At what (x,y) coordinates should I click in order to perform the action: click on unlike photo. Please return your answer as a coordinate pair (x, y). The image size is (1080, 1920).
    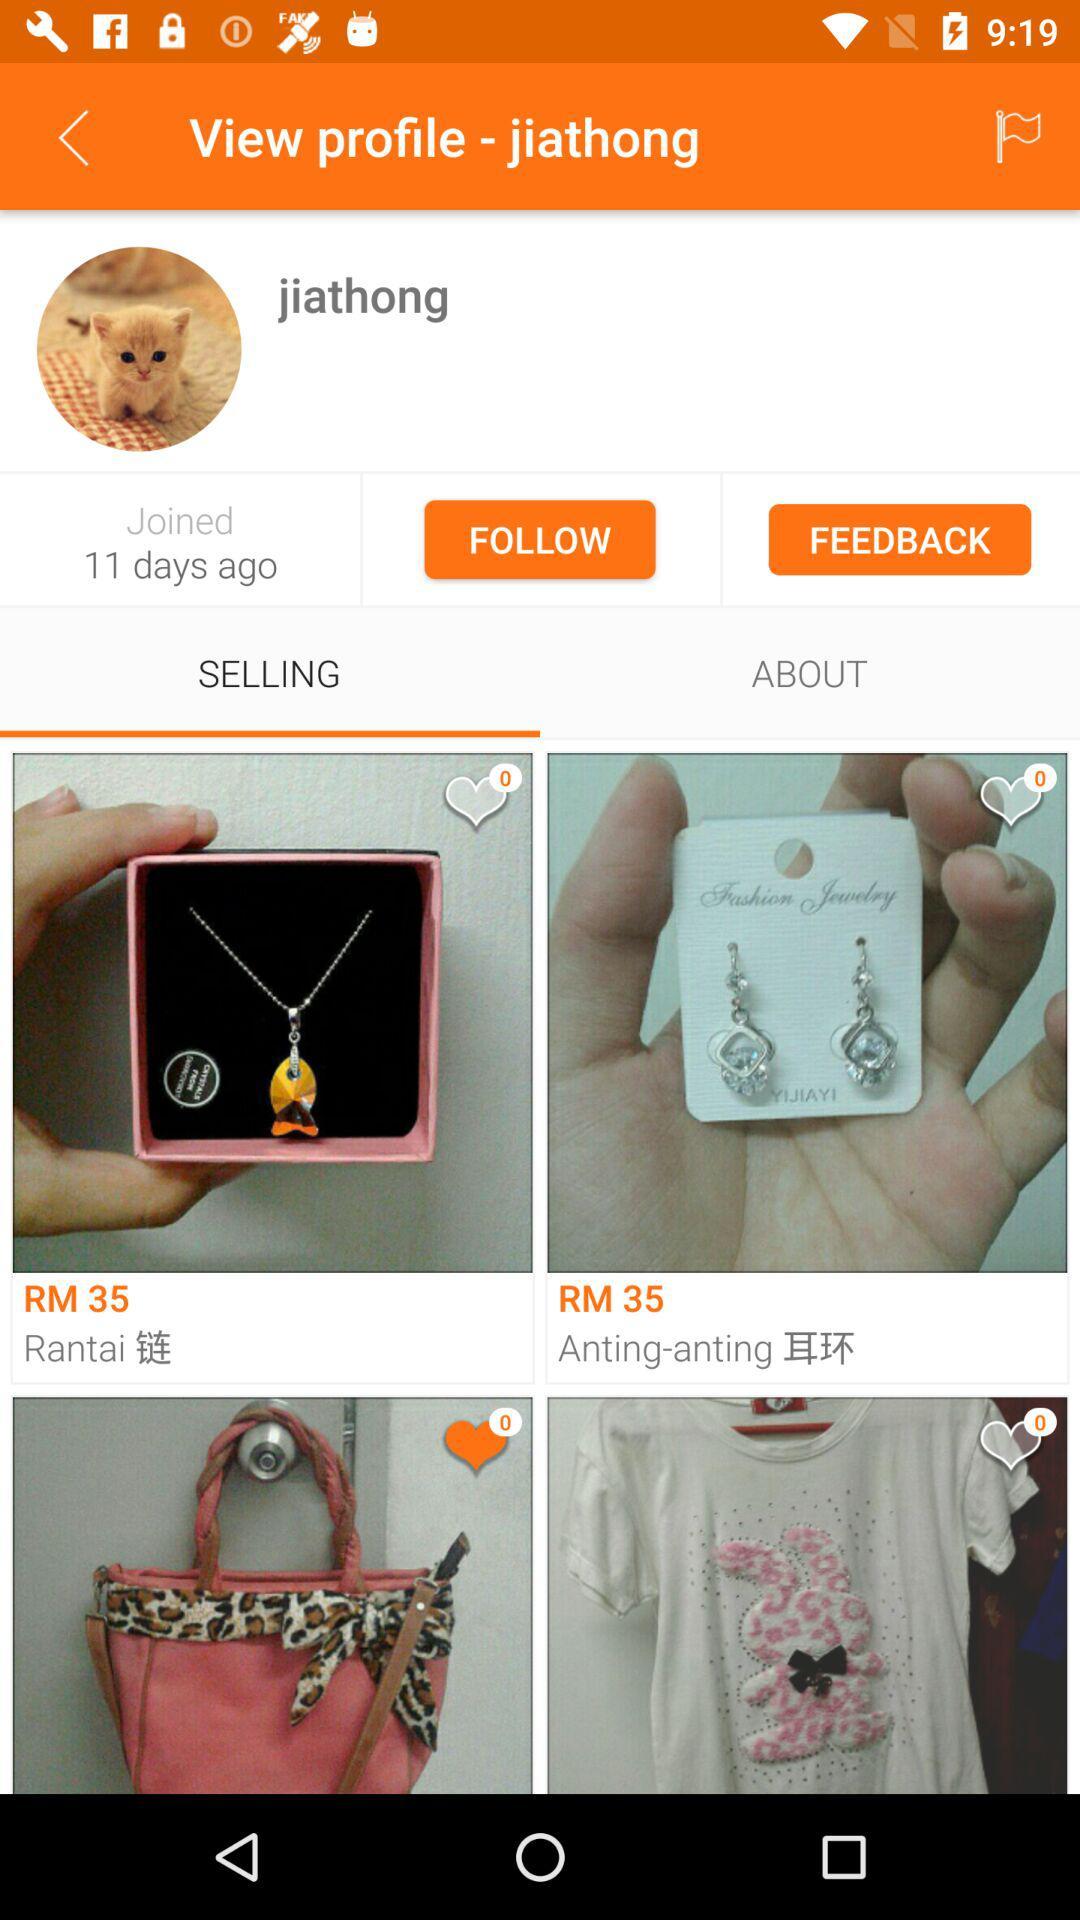
    Looking at the image, I should click on (474, 1449).